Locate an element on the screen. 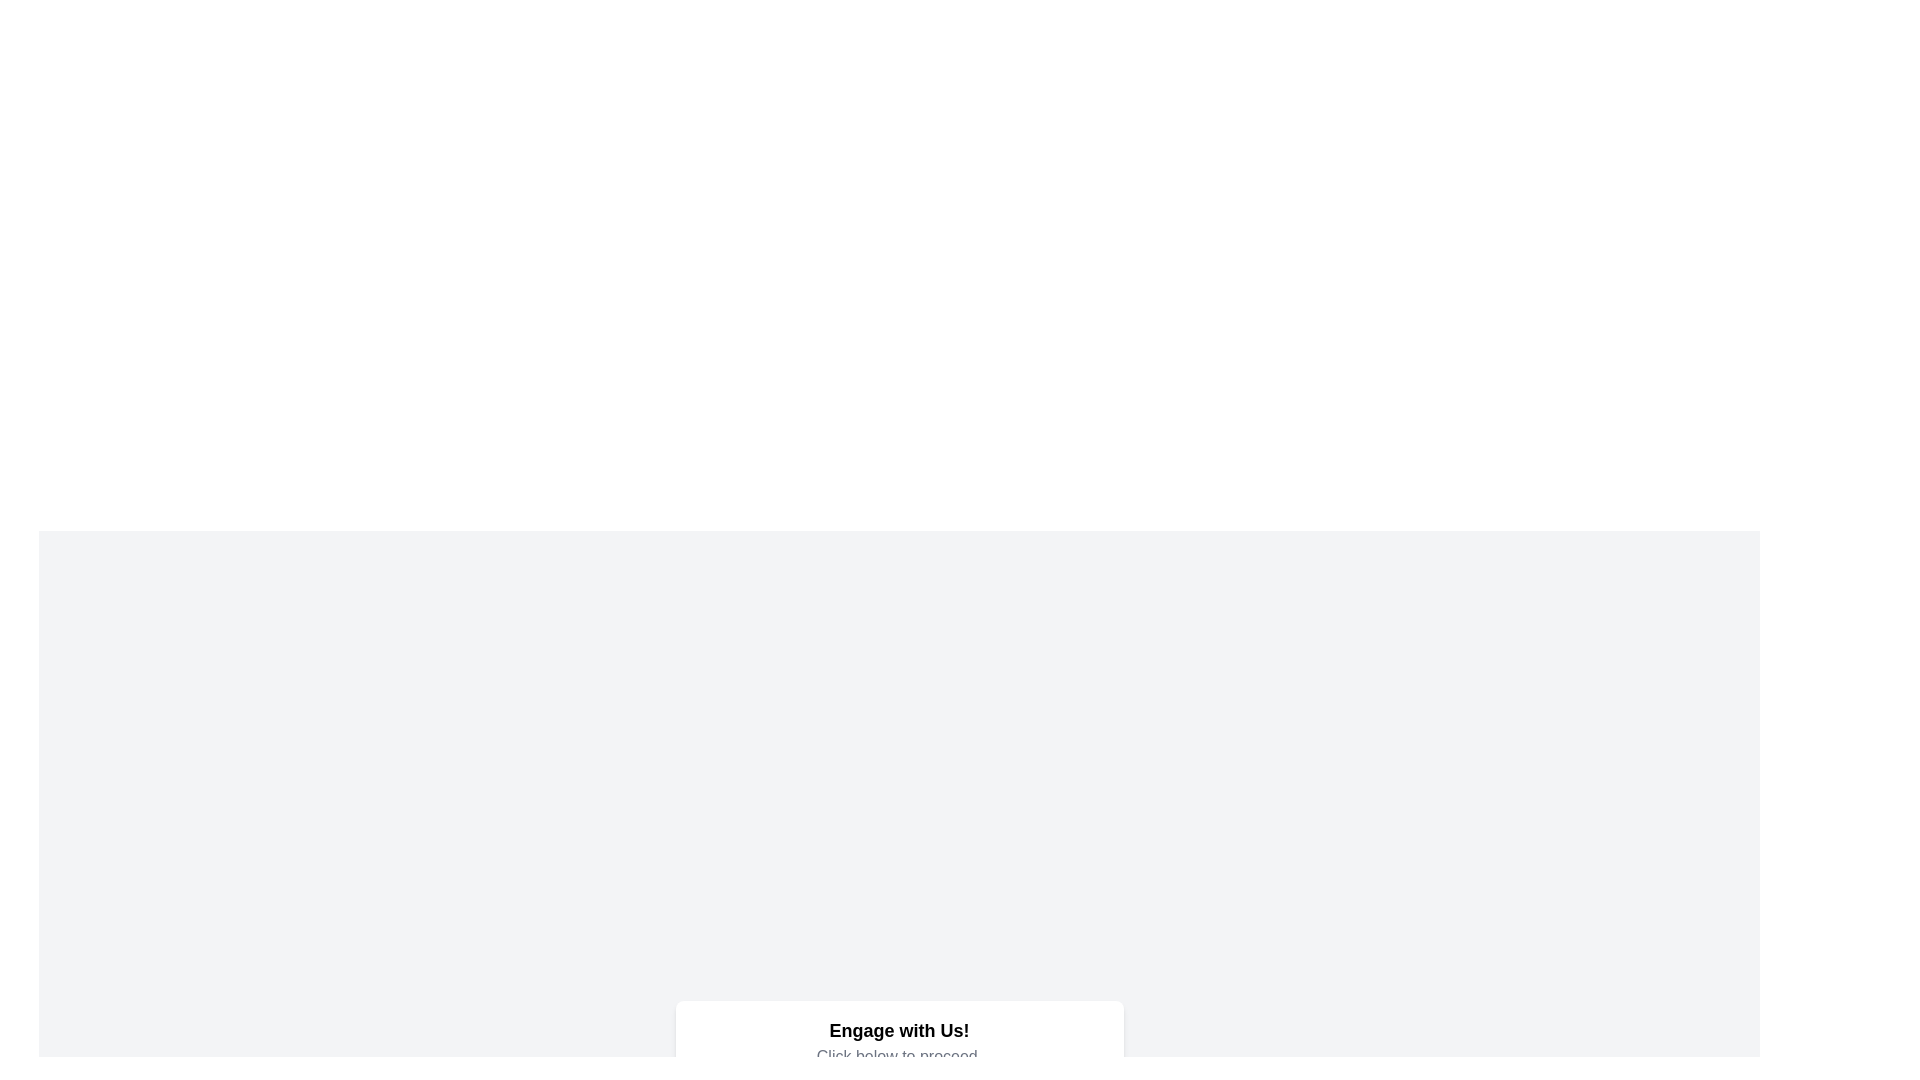 The width and height of the screenshot is (1920, 1080). the static text label that provides instructional guidance, located below 'Engage with Us!' and above the 'Begin' button is located at coordinates (898, 1055).